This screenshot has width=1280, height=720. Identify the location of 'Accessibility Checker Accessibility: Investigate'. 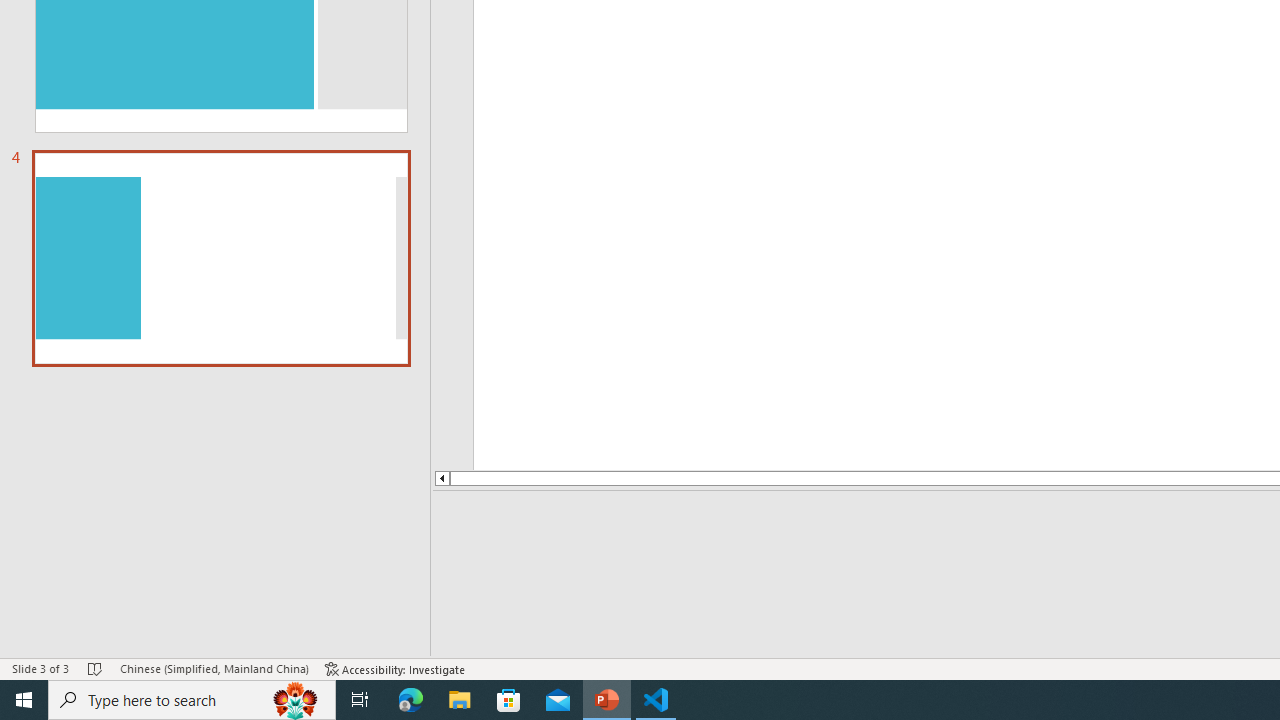
(395, 669).